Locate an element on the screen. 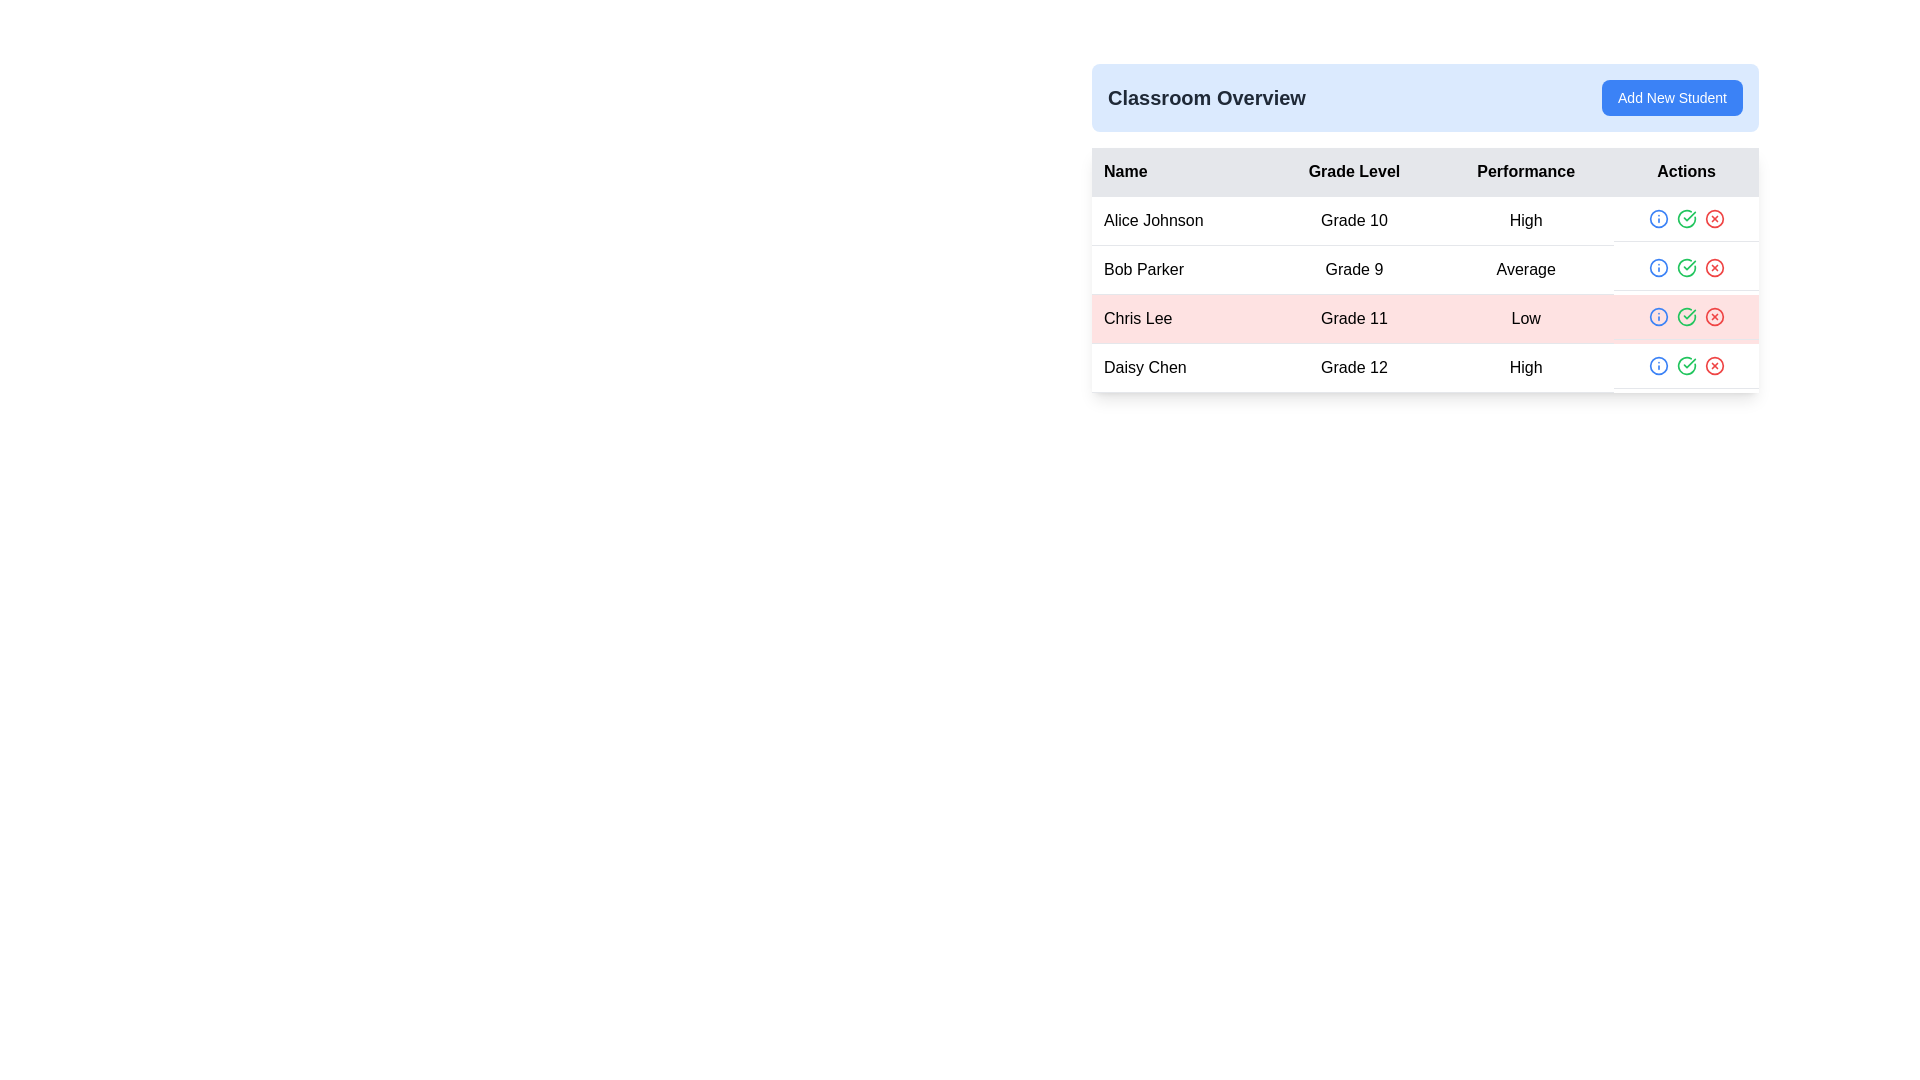 This screenshot has width=1920, height=1080. the confirmation icon button in the Actions column of the third row associated with 'Chris Lee' is located at coordinates (1685, 365).